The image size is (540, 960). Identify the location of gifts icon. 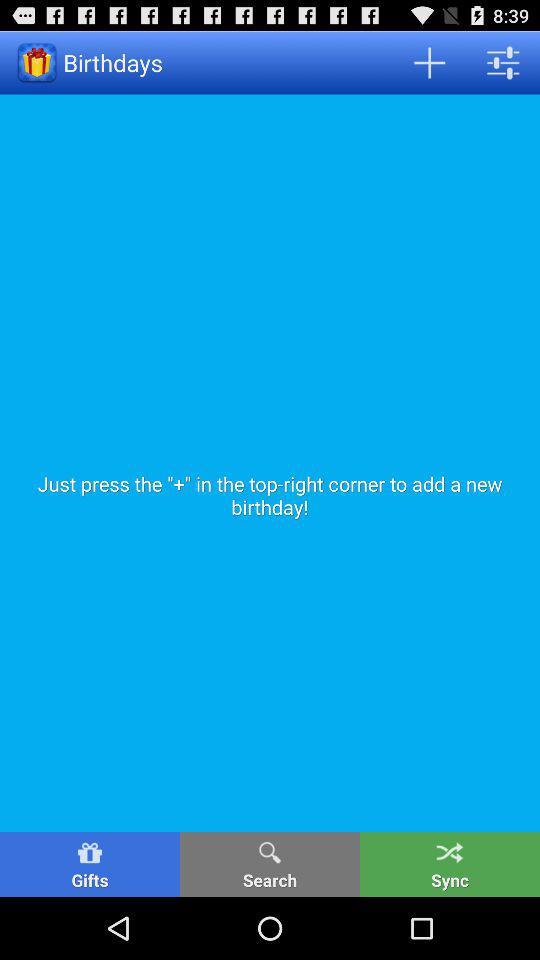
(89, 863).